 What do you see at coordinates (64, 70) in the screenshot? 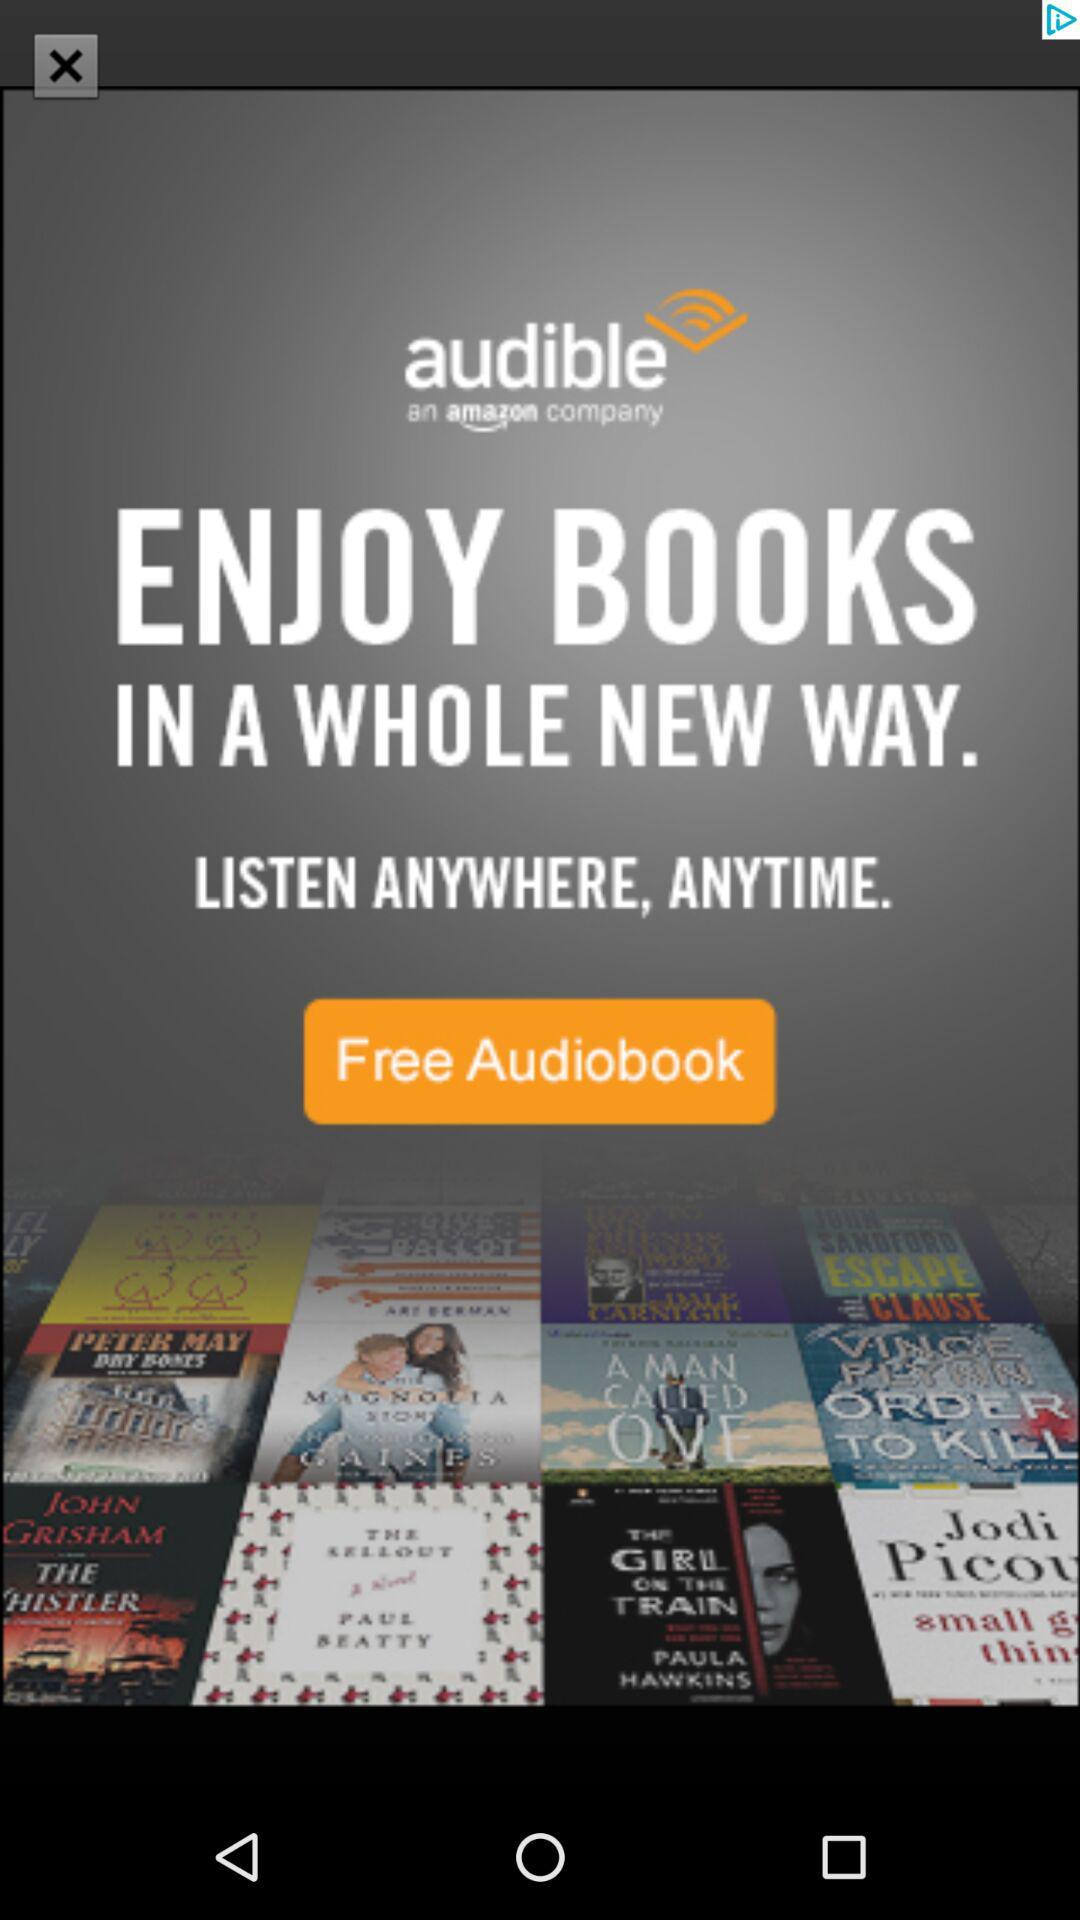
I see `the close icon` at bounding box center [64, 70].